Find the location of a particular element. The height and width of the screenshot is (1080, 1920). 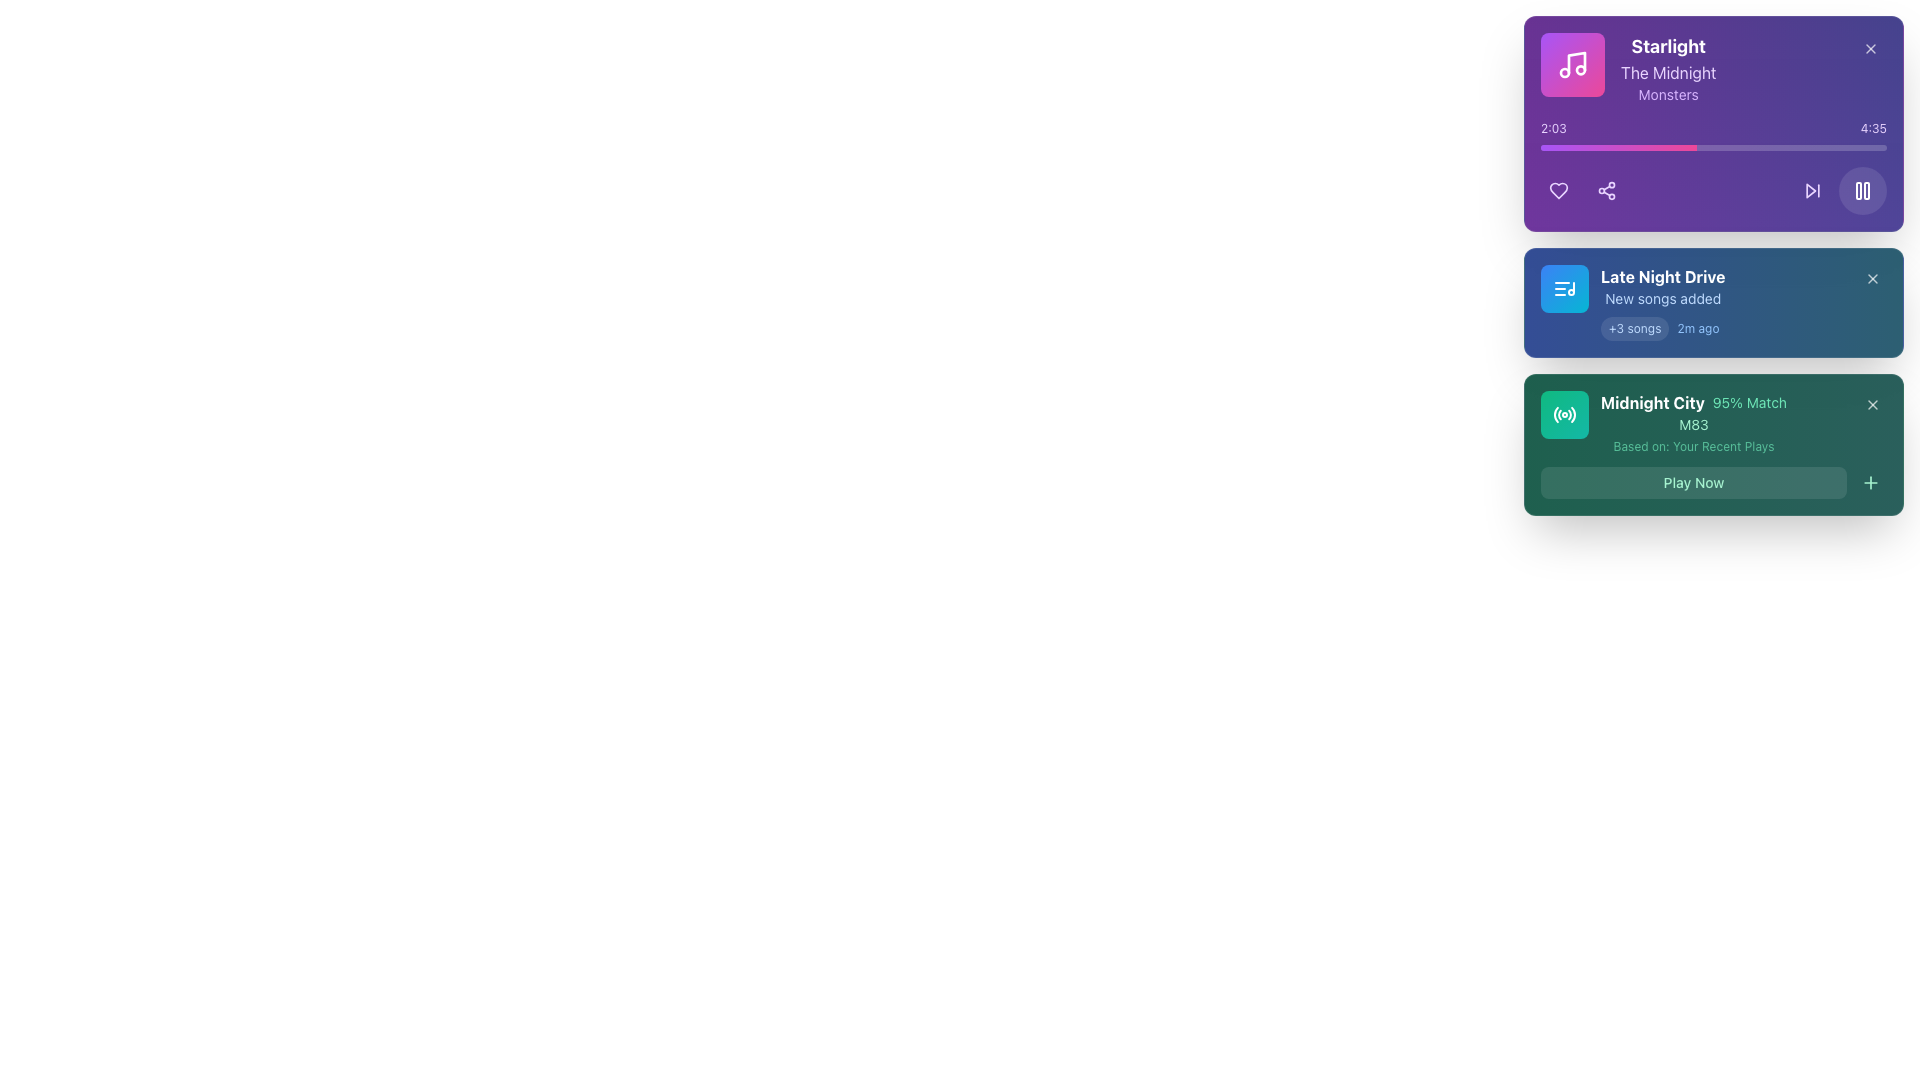

the static text label displaying 'The Midnight' in light purple color, located below 'Starlight' and above 'Monsters' is located at coordinates (1668, 72).